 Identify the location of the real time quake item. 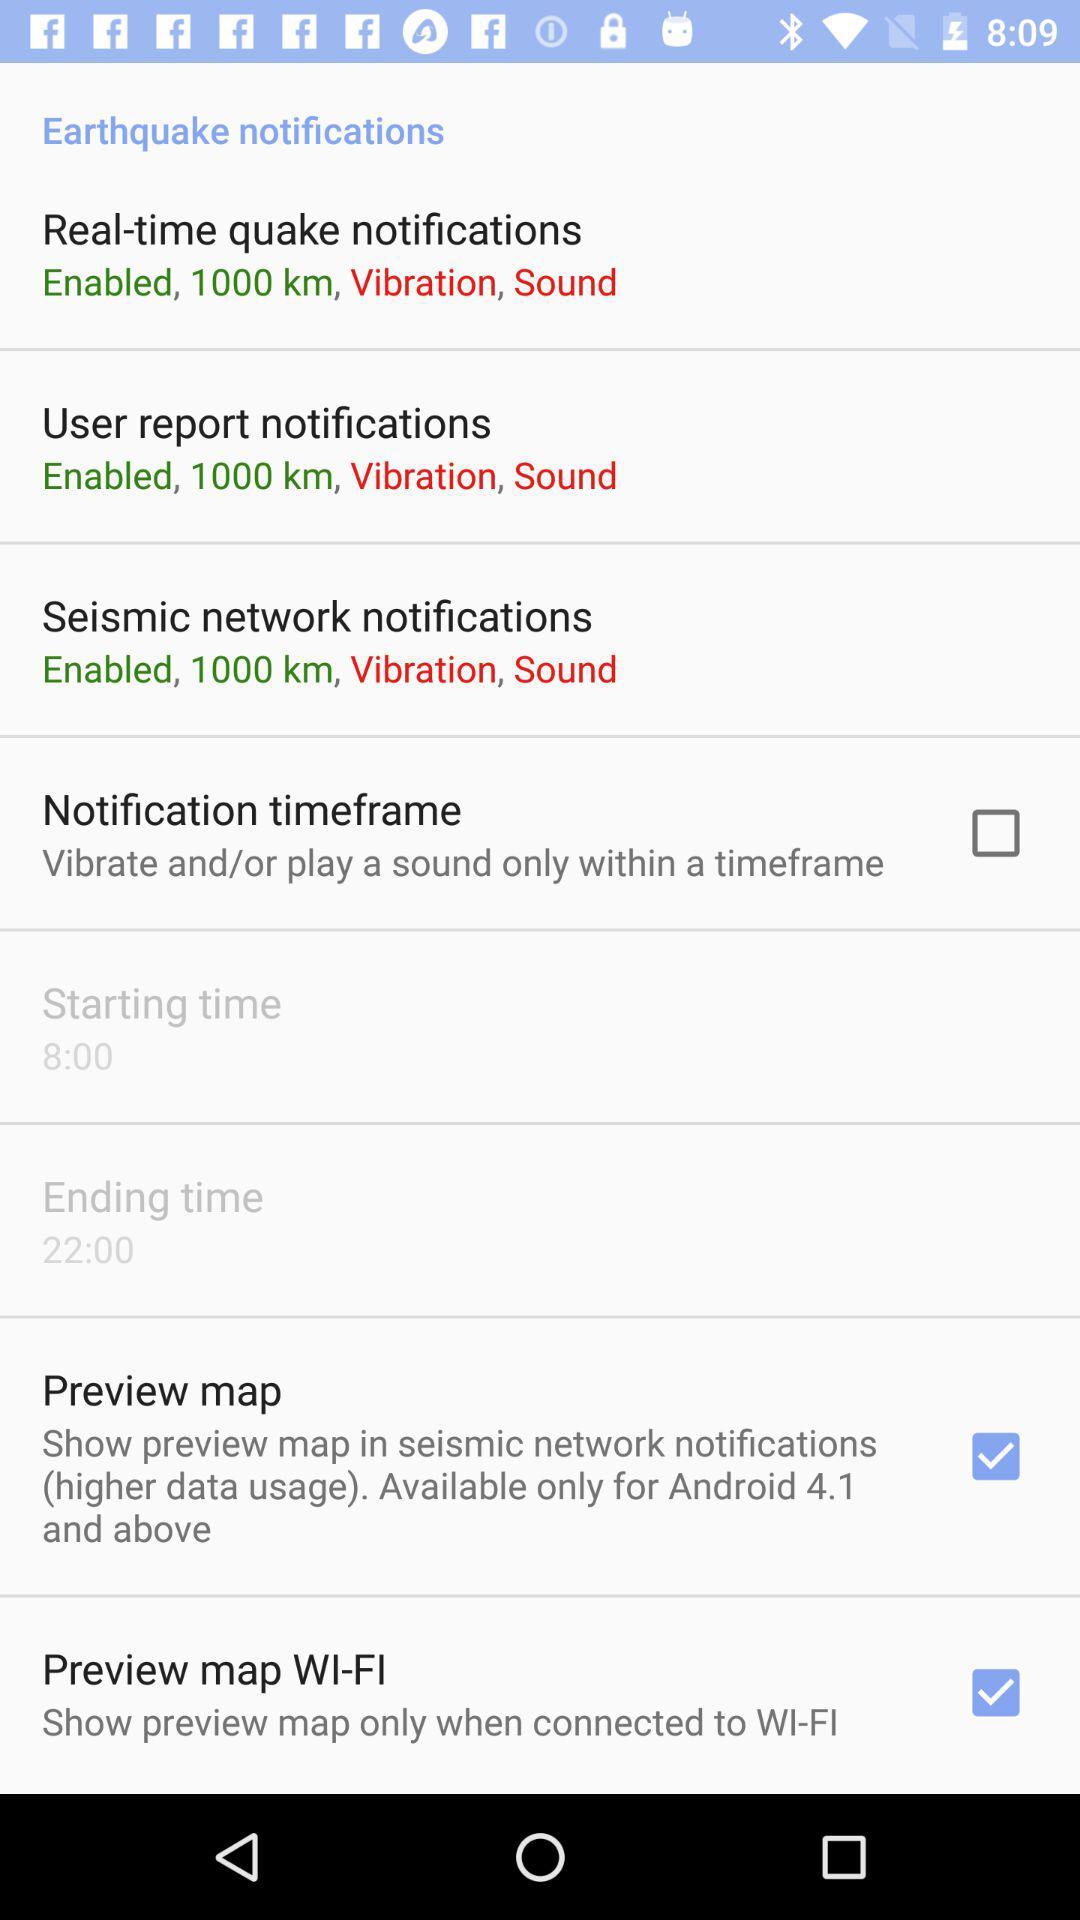
(312, 228).